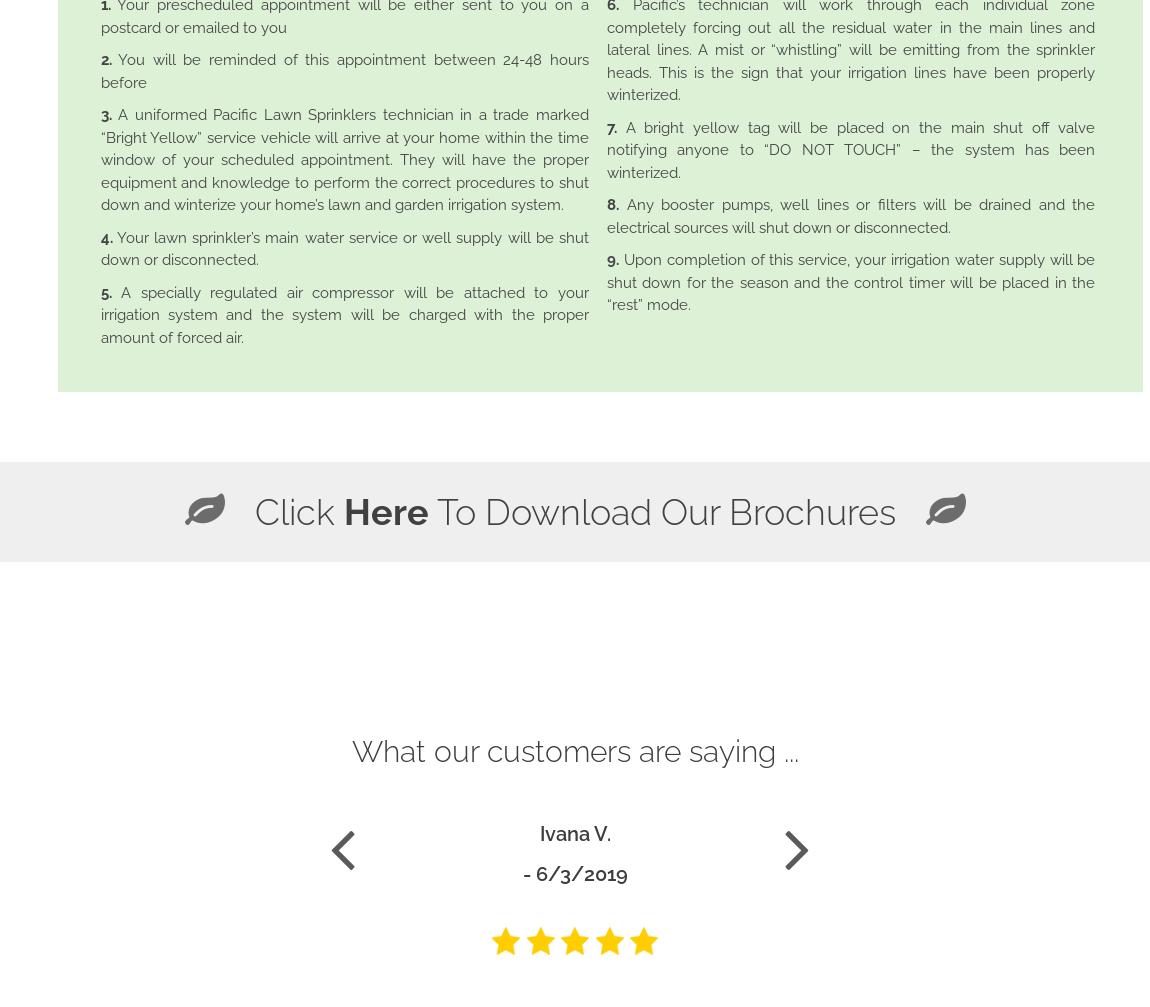 The width and height of the screenshot is (1150, 1007). What do you see at coordinates (385, 510) in the screenshot?
I see `'Here'` at bounding box center [385, 510].